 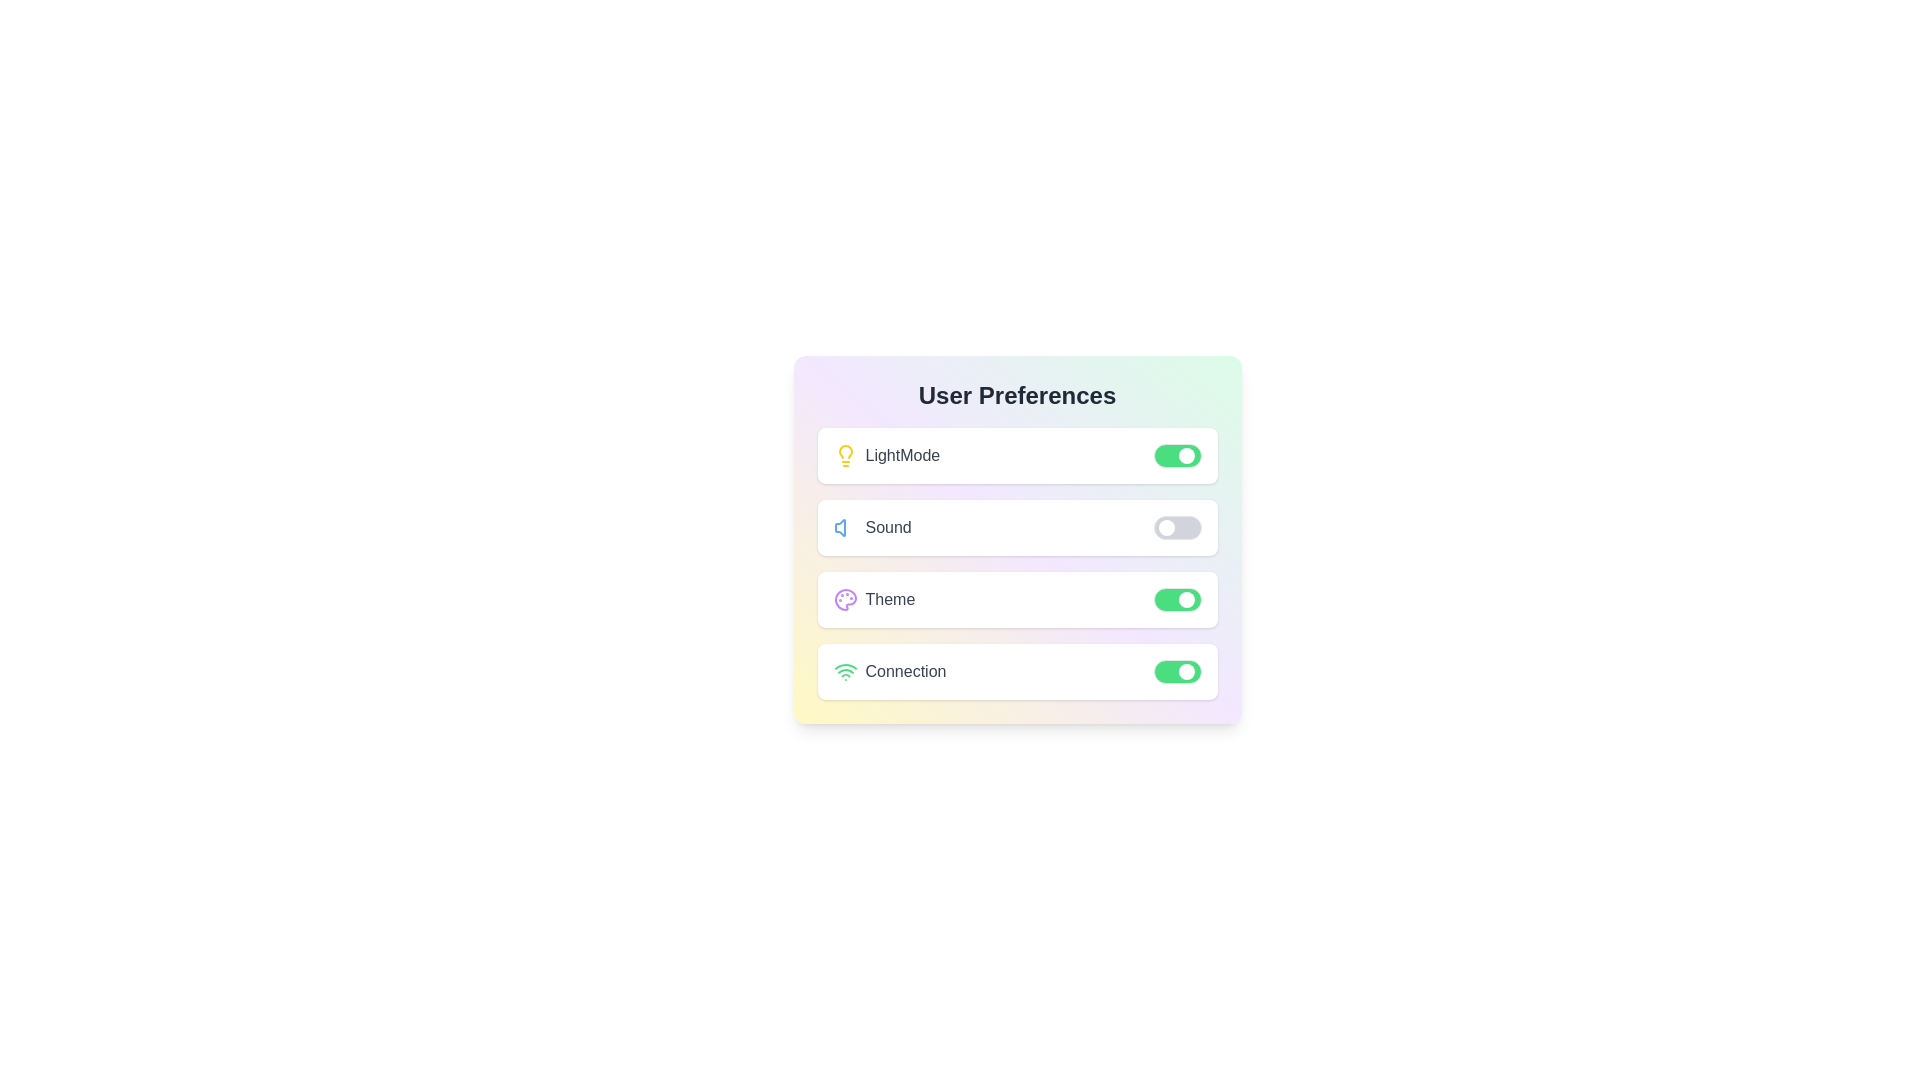 What do you see at coordinates (905, 671) in the screenshot?
I see `the text label that describes connection or network preferences, located on the fourth line of options in the 'User Preferences' interface, between a WiFi icon and a toggle switch` at bounding box center [905, 671].